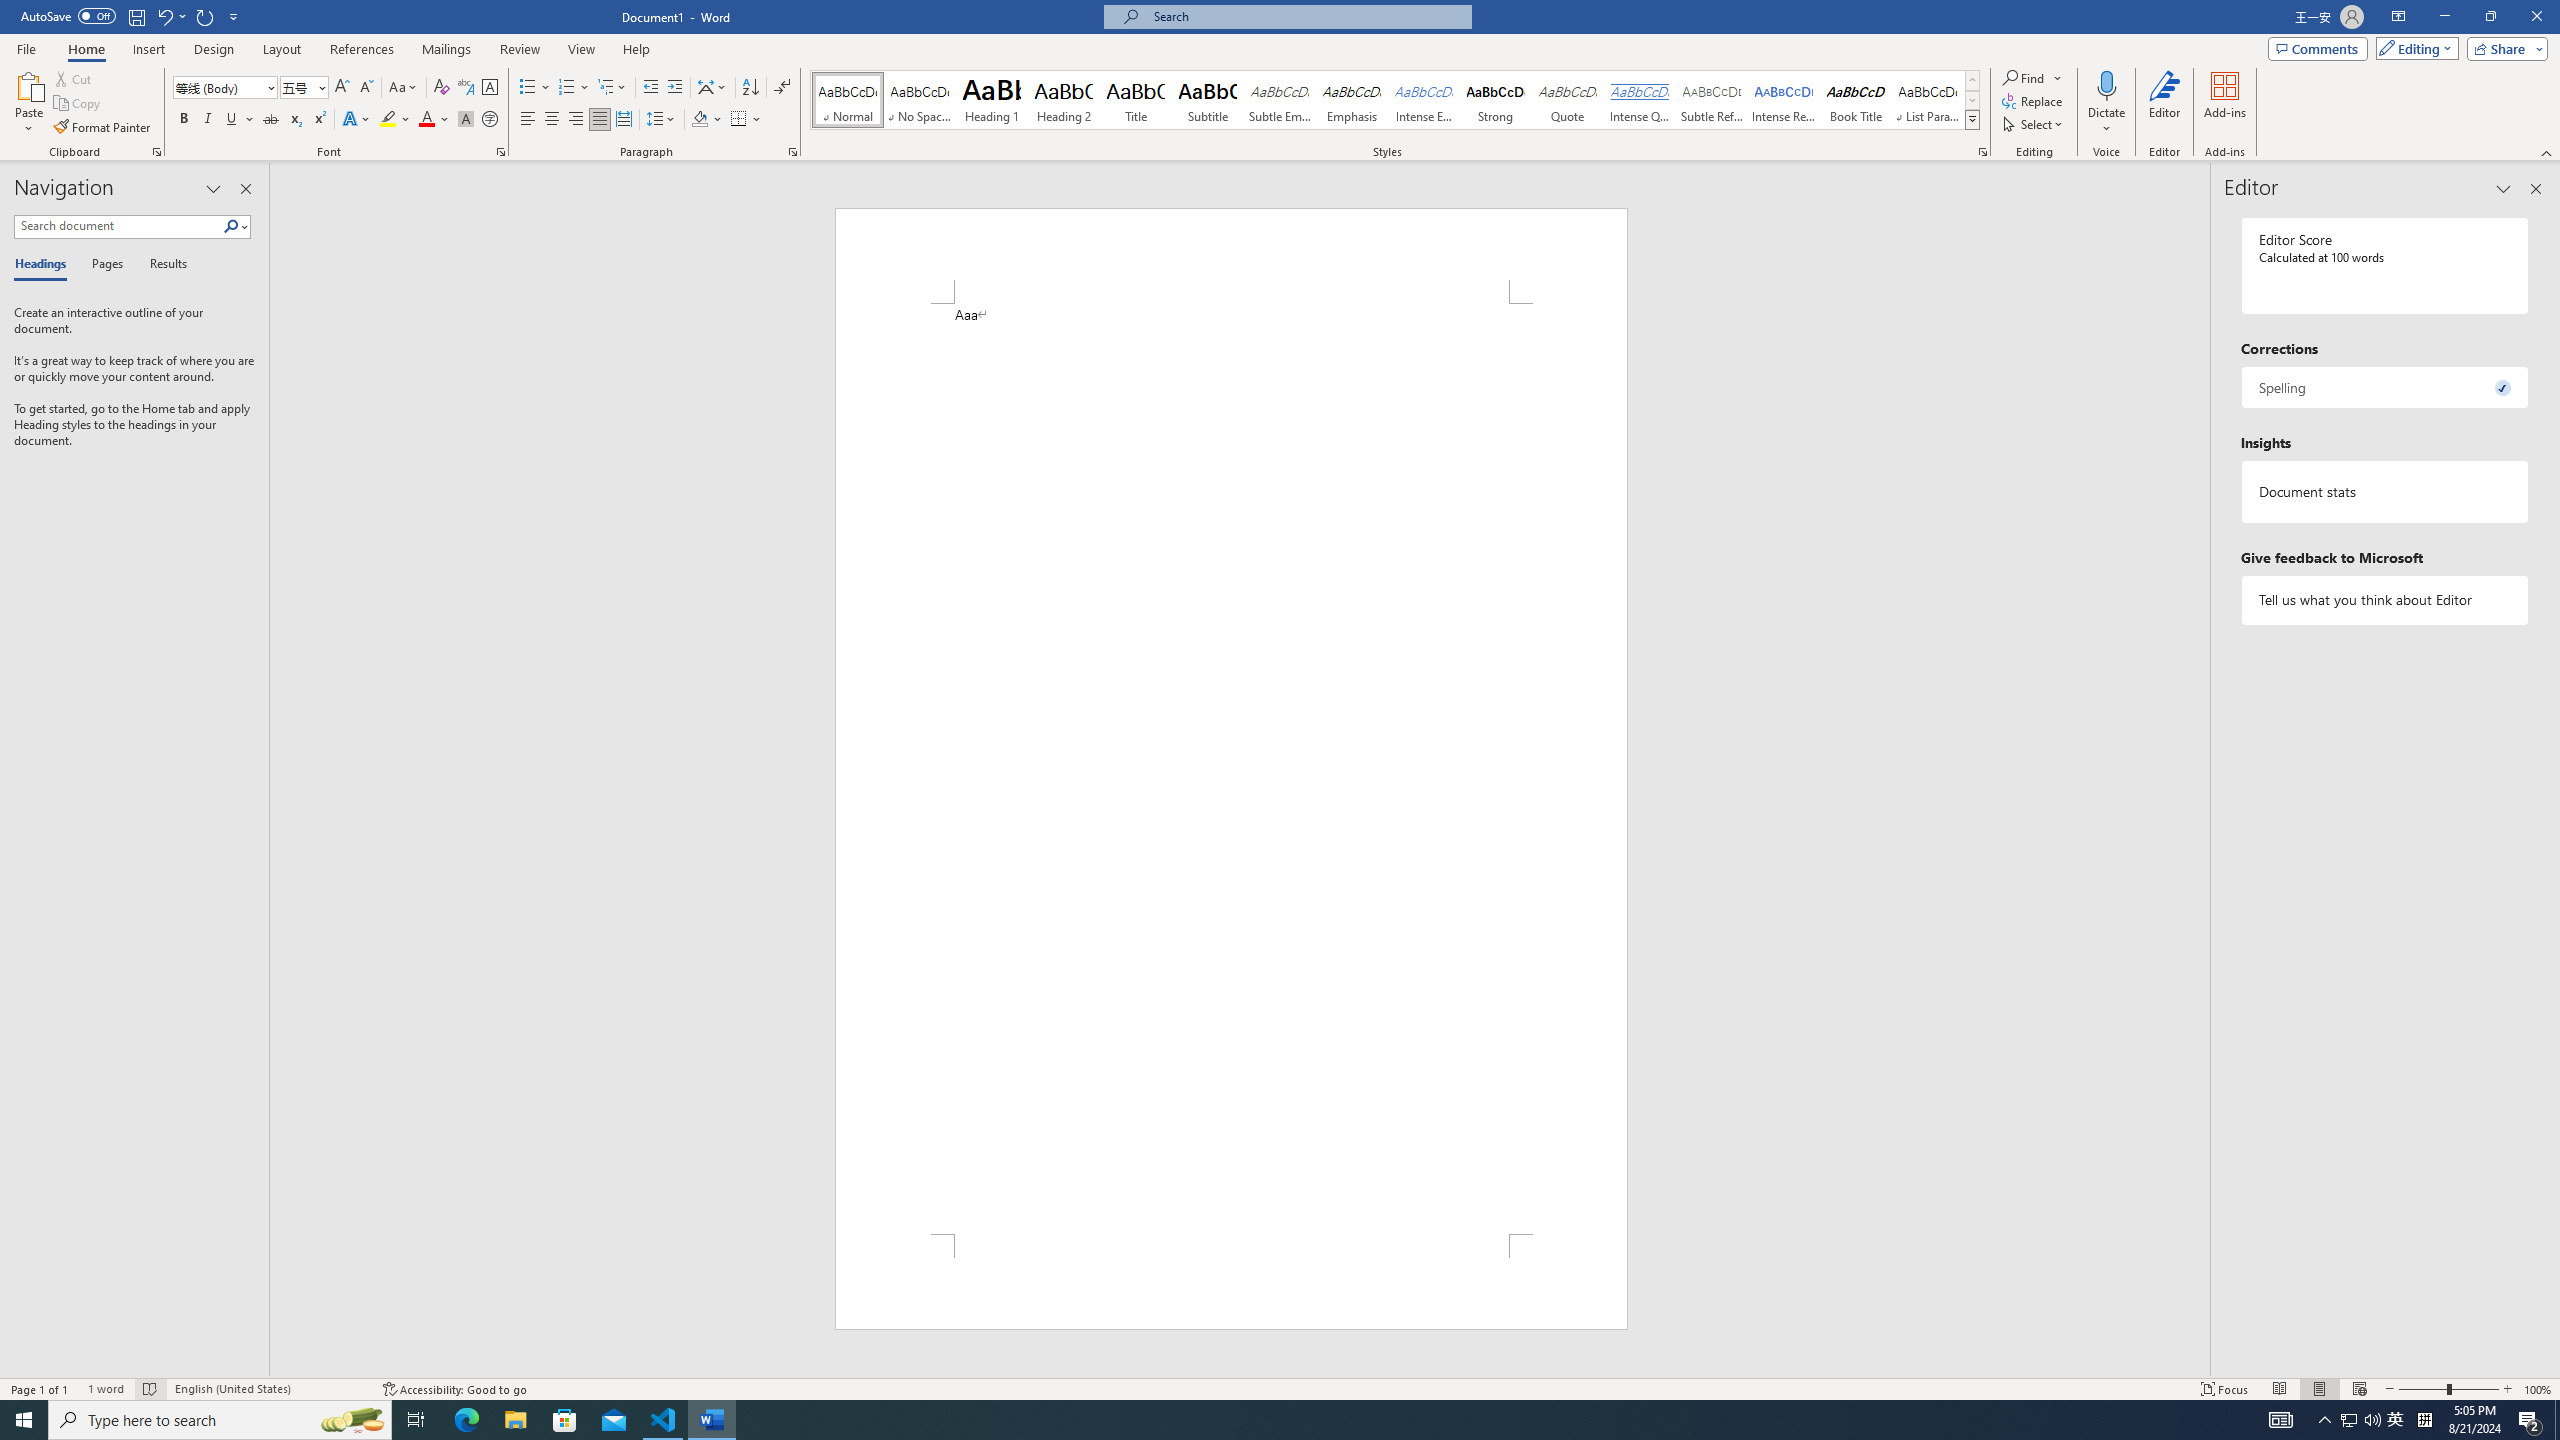 The image size is (2560, 1440). Describe the element at coordinates (1063, 99) in the screenshot. I see `'Heading 2'` at that location.